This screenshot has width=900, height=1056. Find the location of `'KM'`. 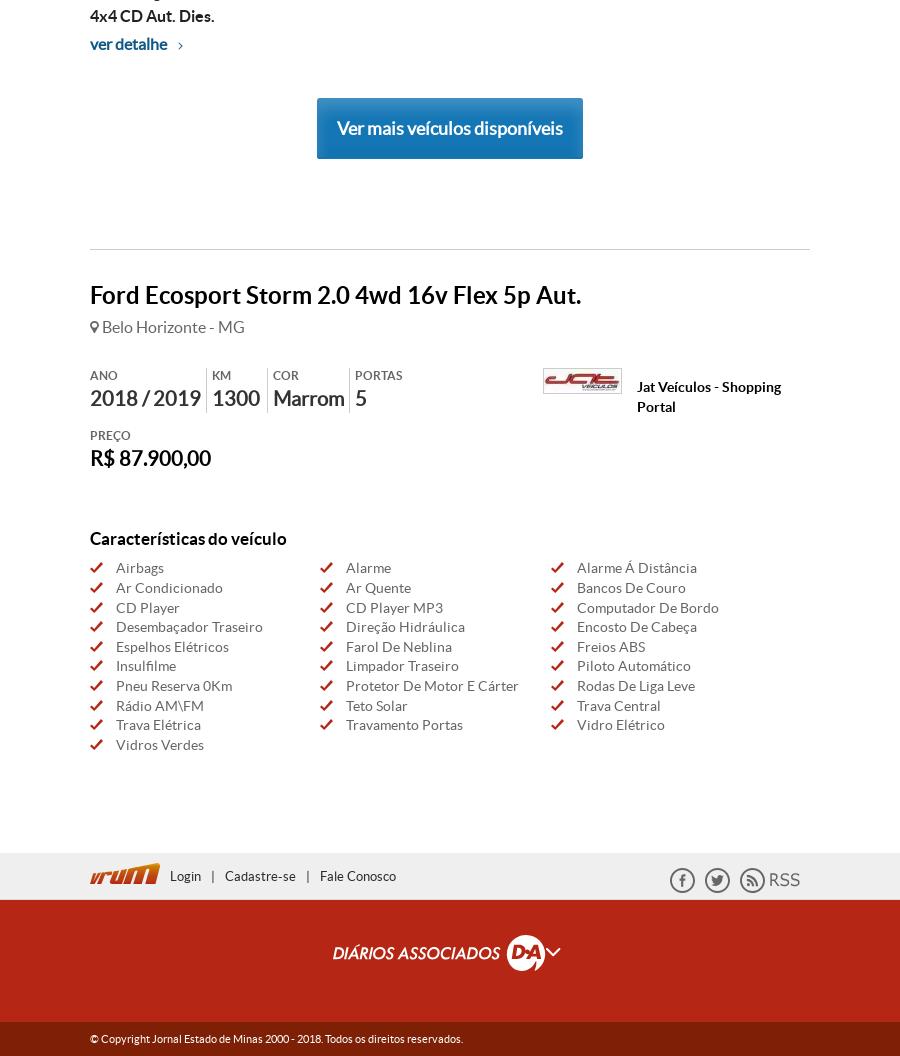

'KM' is located at coordinates (221, 374).